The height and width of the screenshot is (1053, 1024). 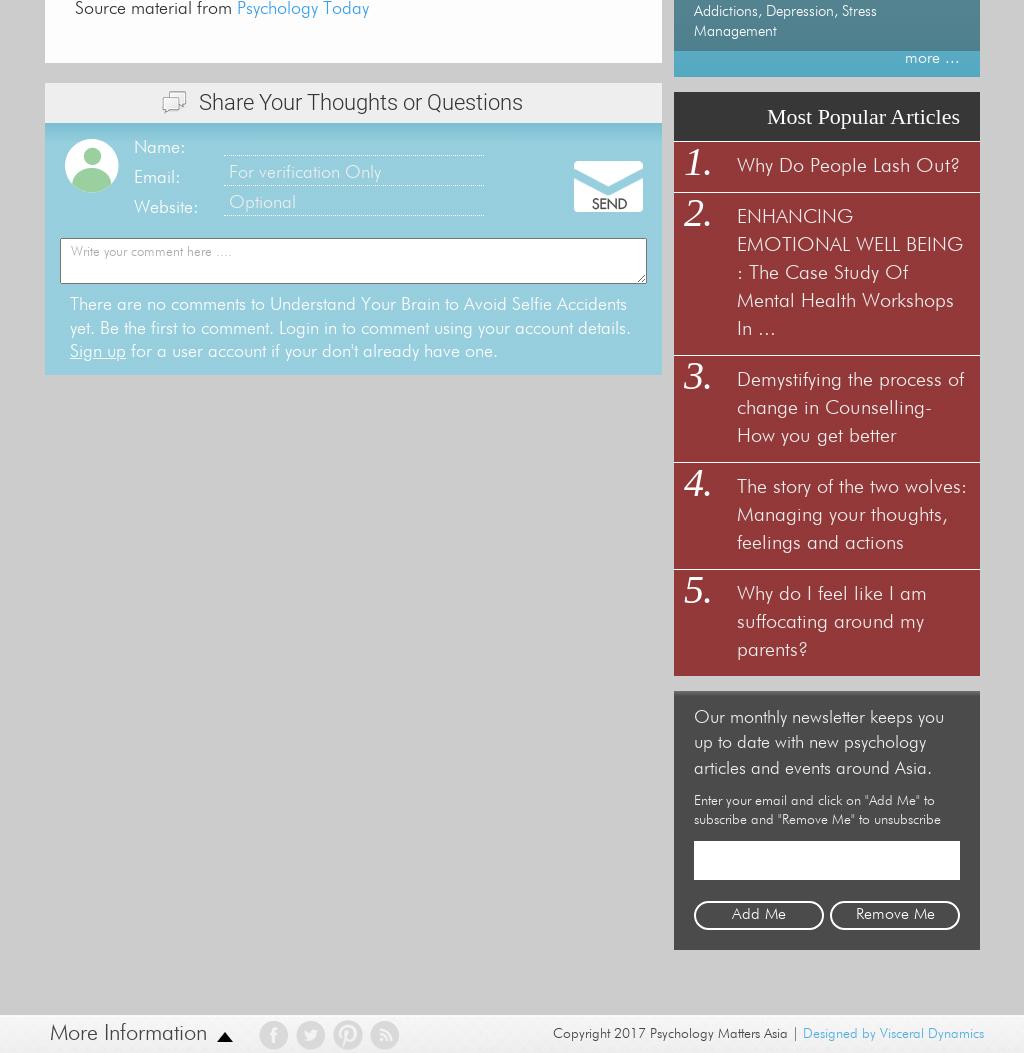 I want to click on 'Why do I feel like I am suffocating around my parents?', so click(x=831, y=622).